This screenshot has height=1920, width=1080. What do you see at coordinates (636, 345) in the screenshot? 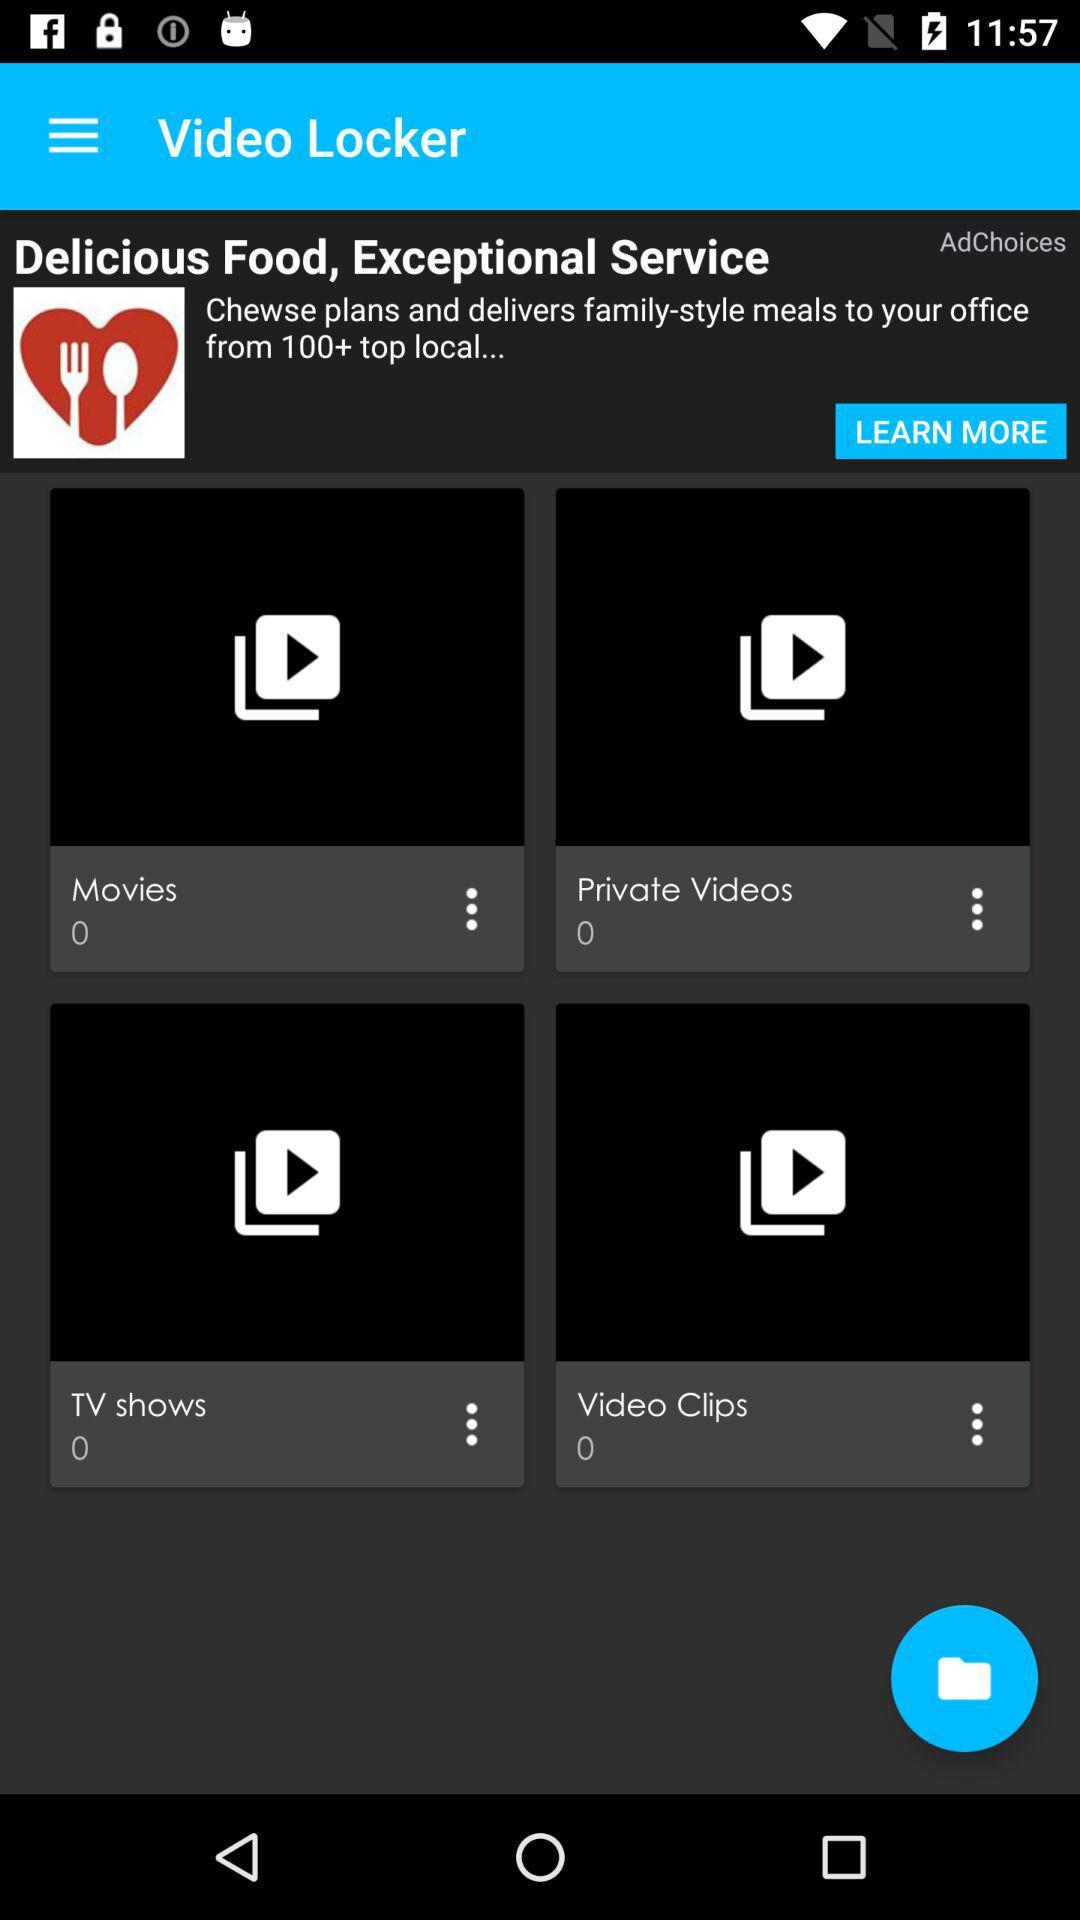
I see `the chewse plans and item` at bounding box center [636, 345].